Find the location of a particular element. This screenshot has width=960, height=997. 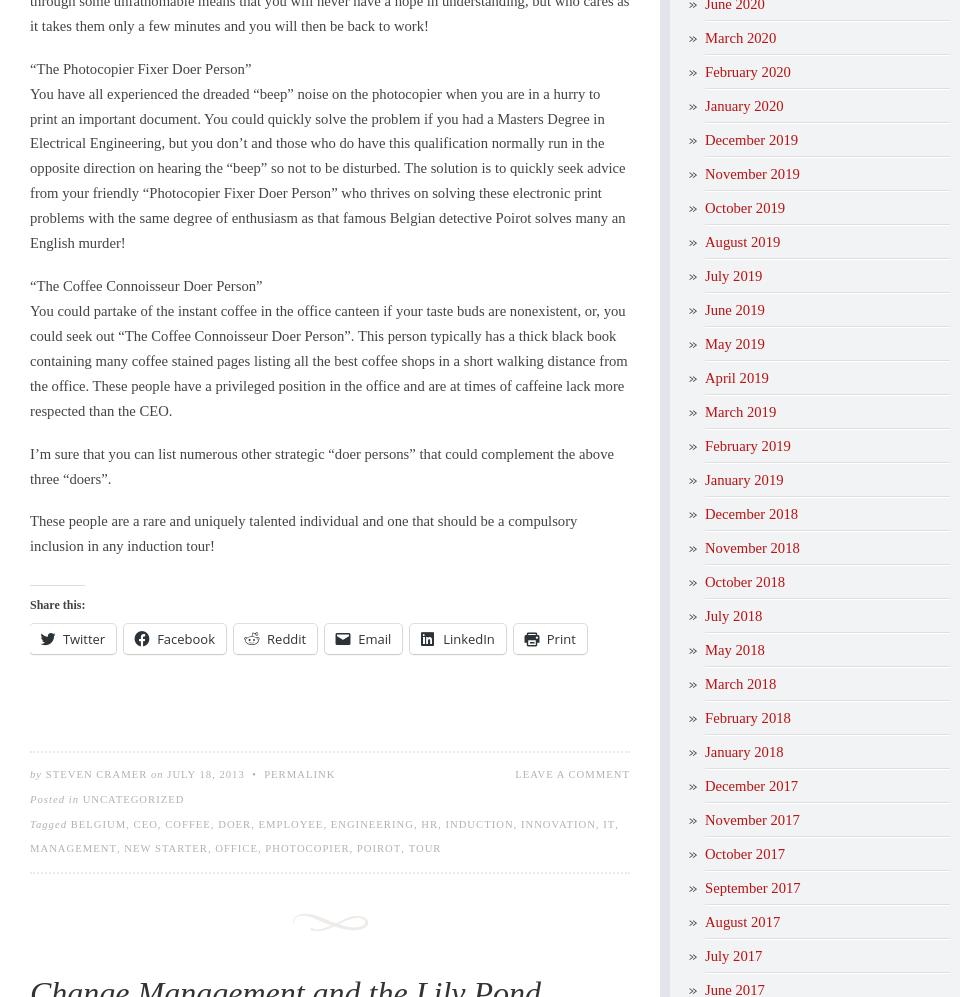

'November 2018' is located at coordinates (750, 546).